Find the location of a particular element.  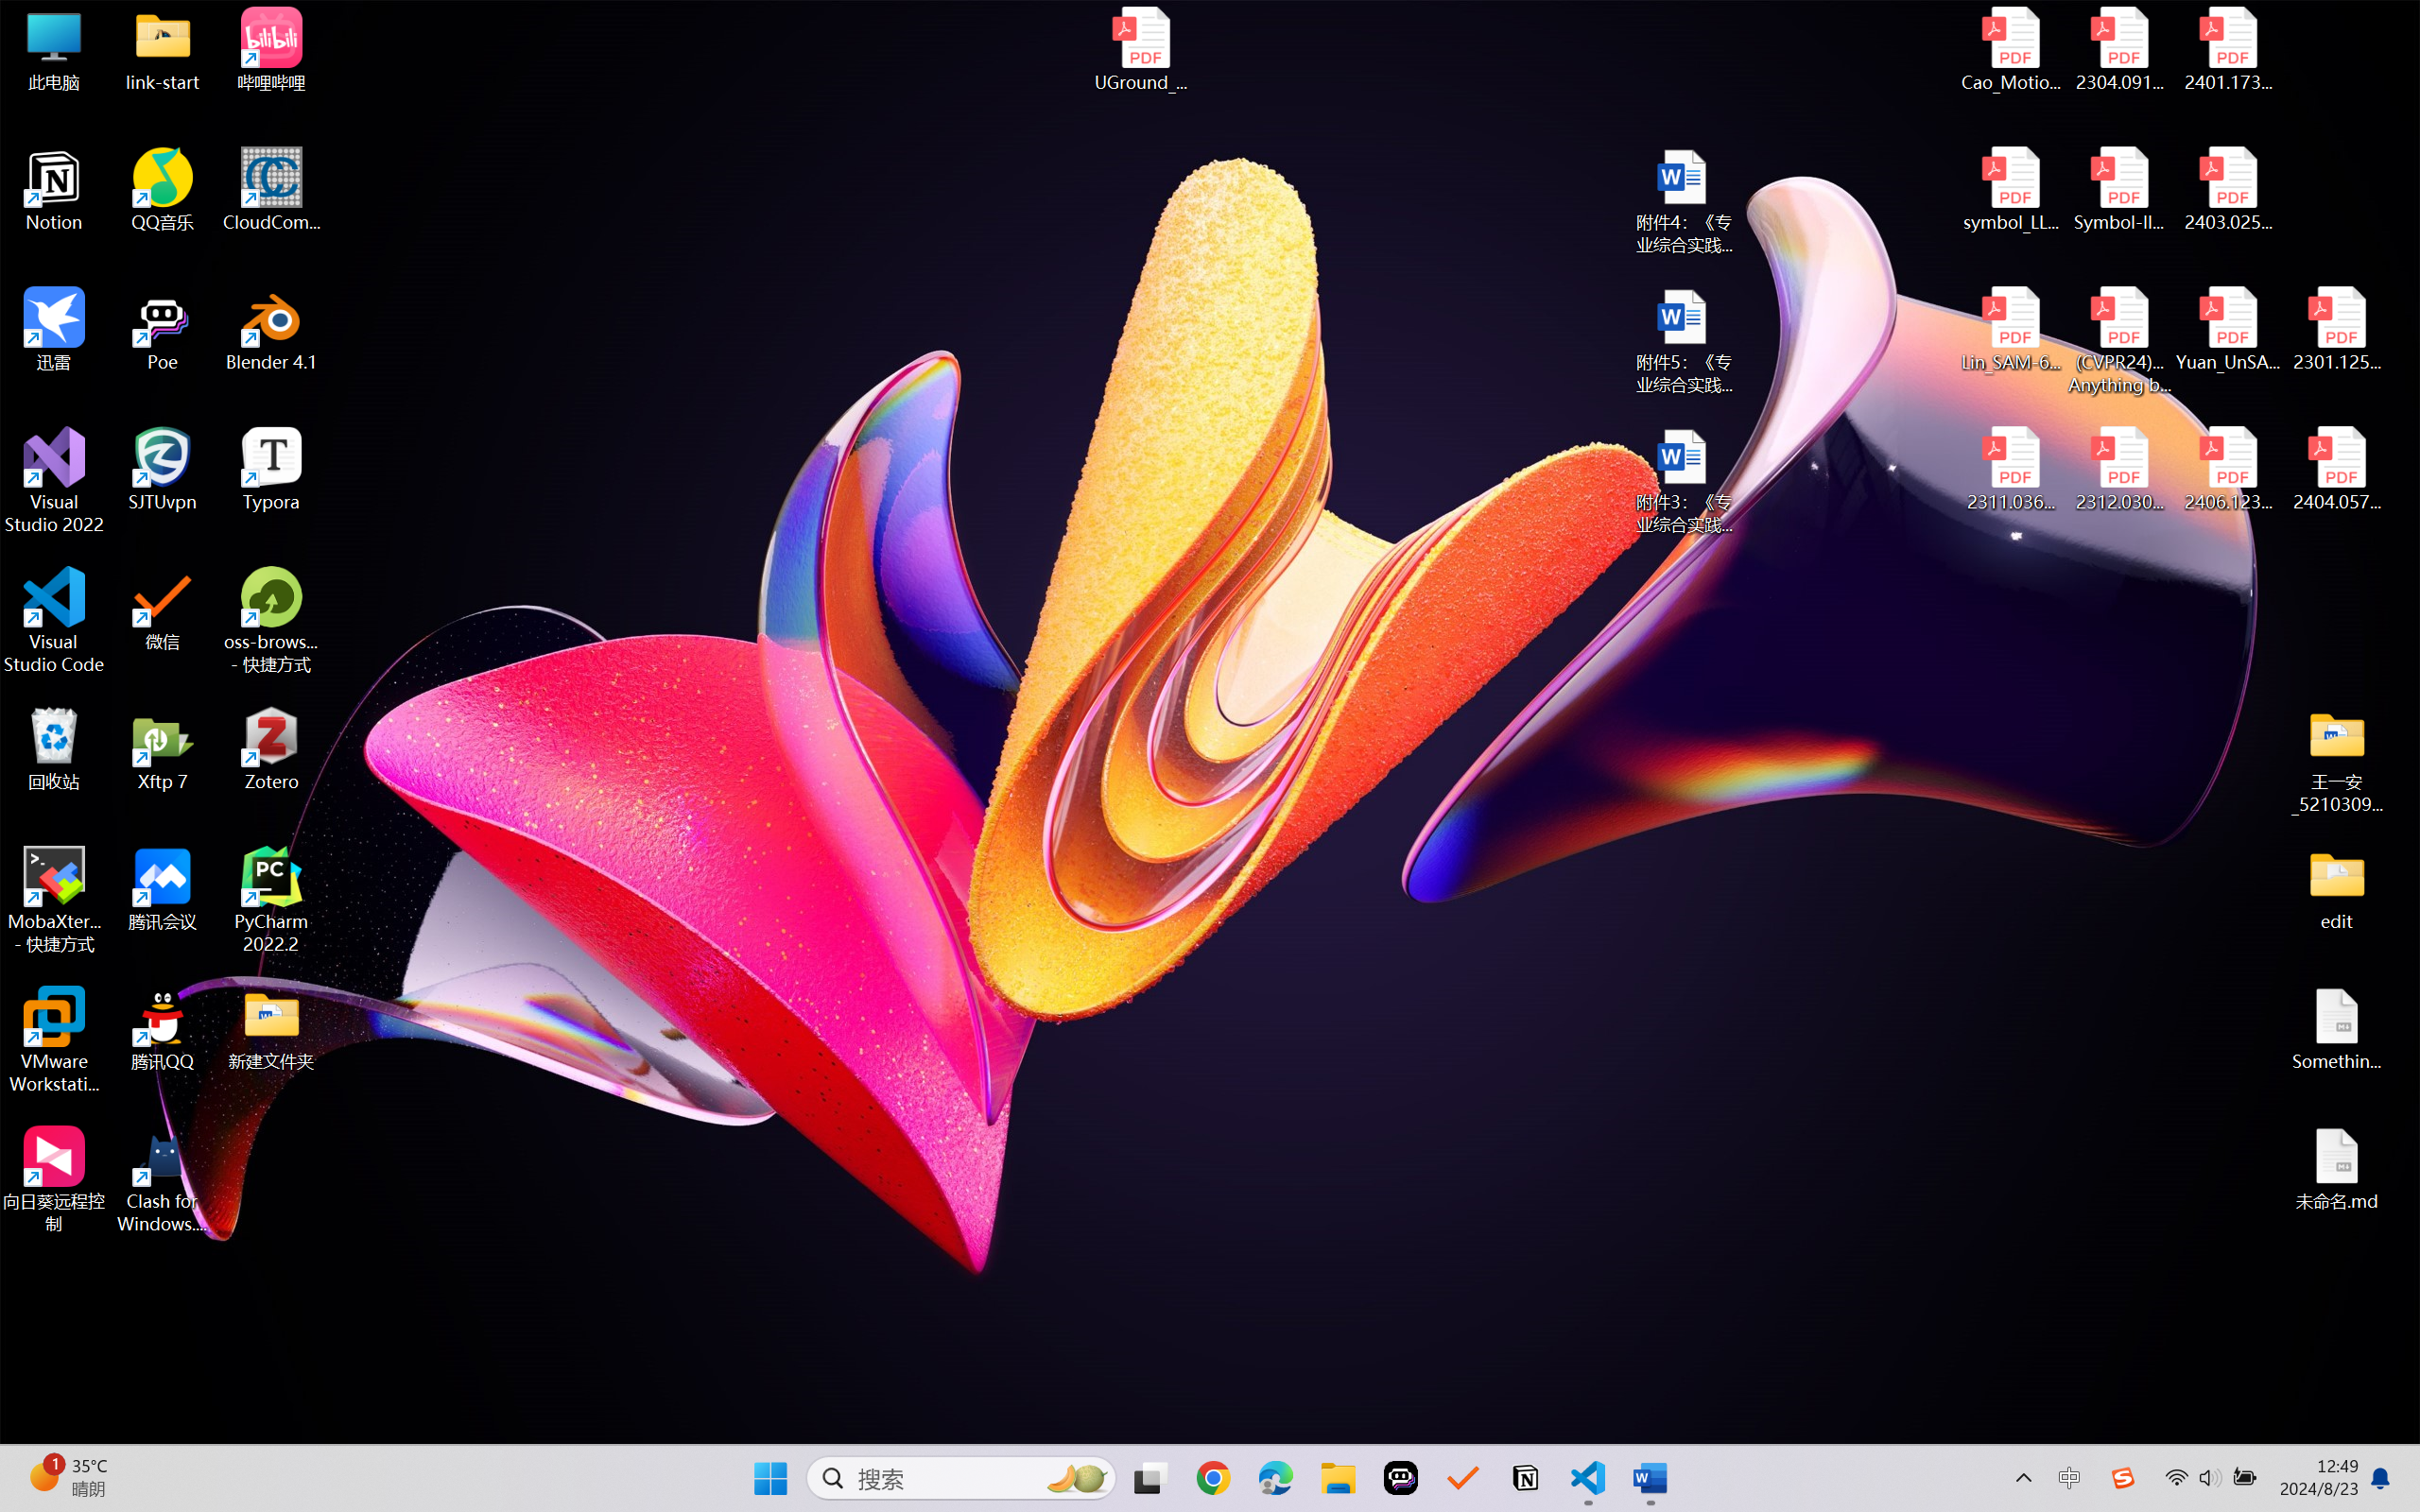

'(CVPR24)Matching Anything by Segmenting Anything.pdf' is located at coordinates (2118, 340).